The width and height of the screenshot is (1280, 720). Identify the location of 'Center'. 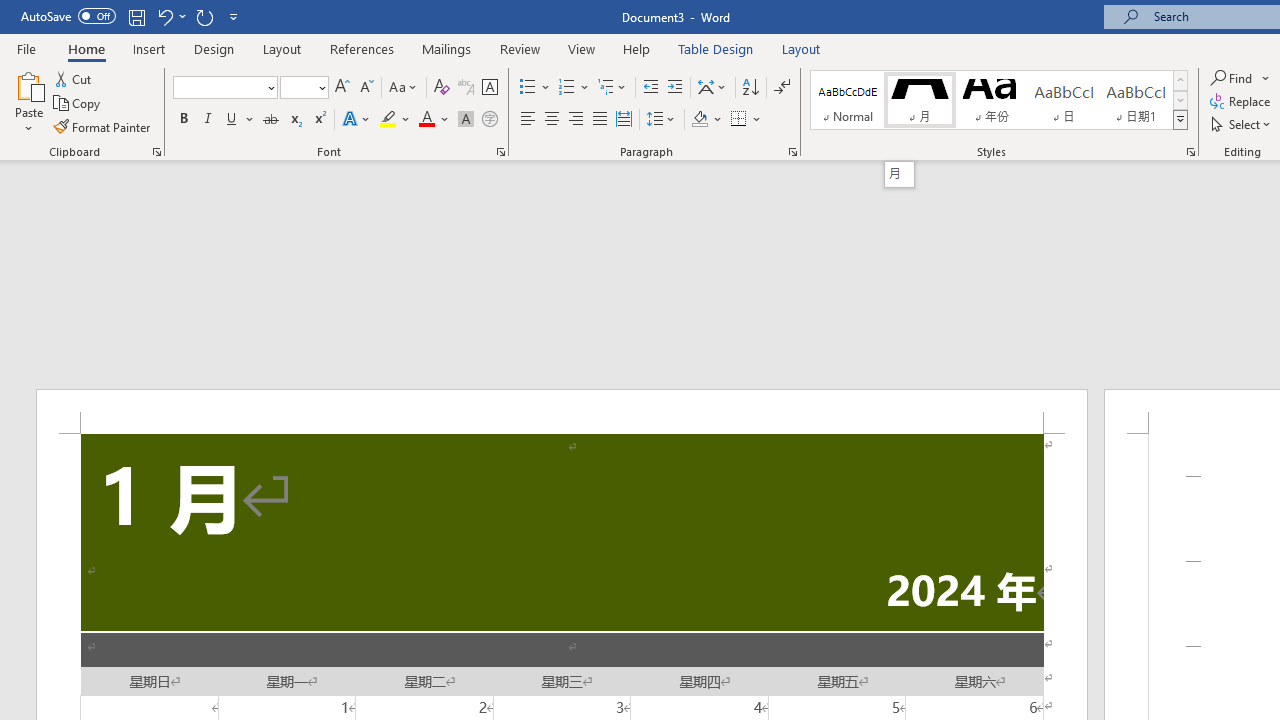
(552, 119).